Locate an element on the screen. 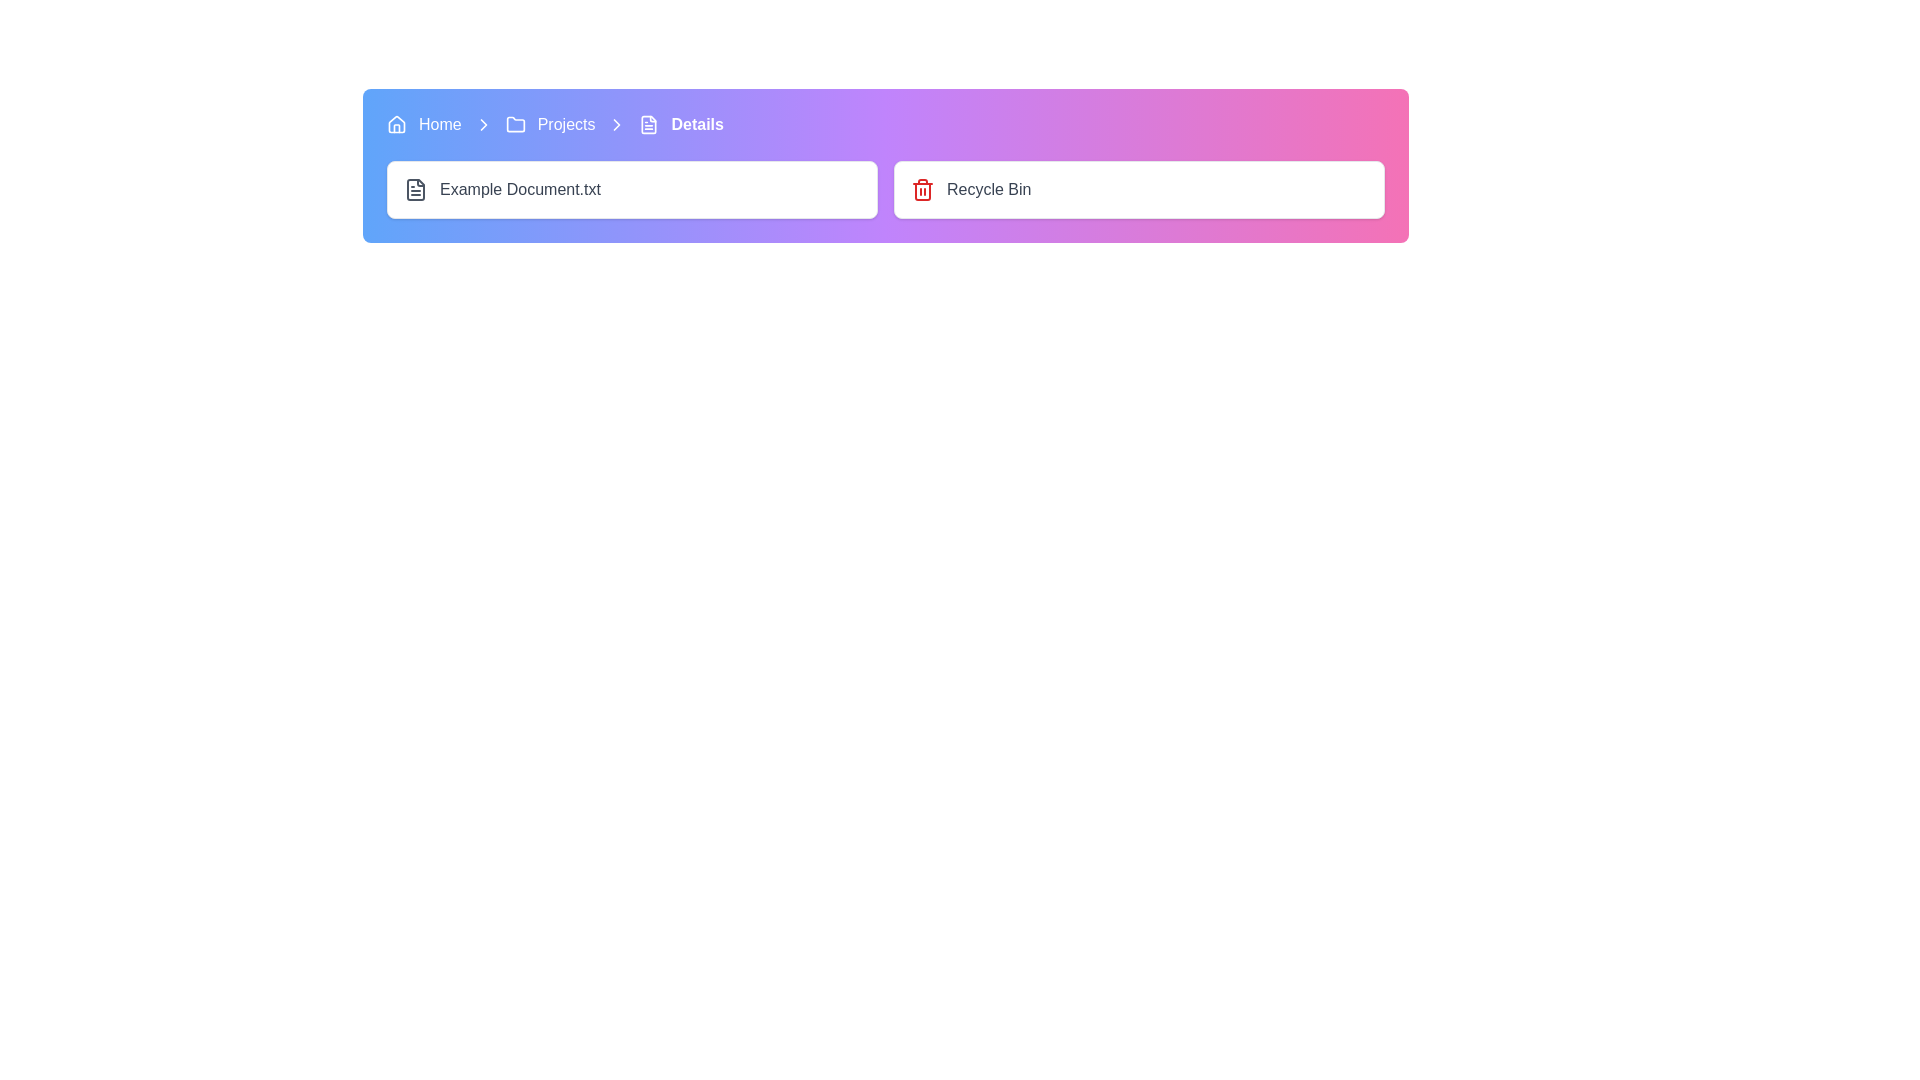 This screenshot has height=1080, width=1920. the rightward-chevron icon used for navigation cues located in the breadcrumb bar between the 'Projects' and 'Details' labels is located at coordinates (616, 124).